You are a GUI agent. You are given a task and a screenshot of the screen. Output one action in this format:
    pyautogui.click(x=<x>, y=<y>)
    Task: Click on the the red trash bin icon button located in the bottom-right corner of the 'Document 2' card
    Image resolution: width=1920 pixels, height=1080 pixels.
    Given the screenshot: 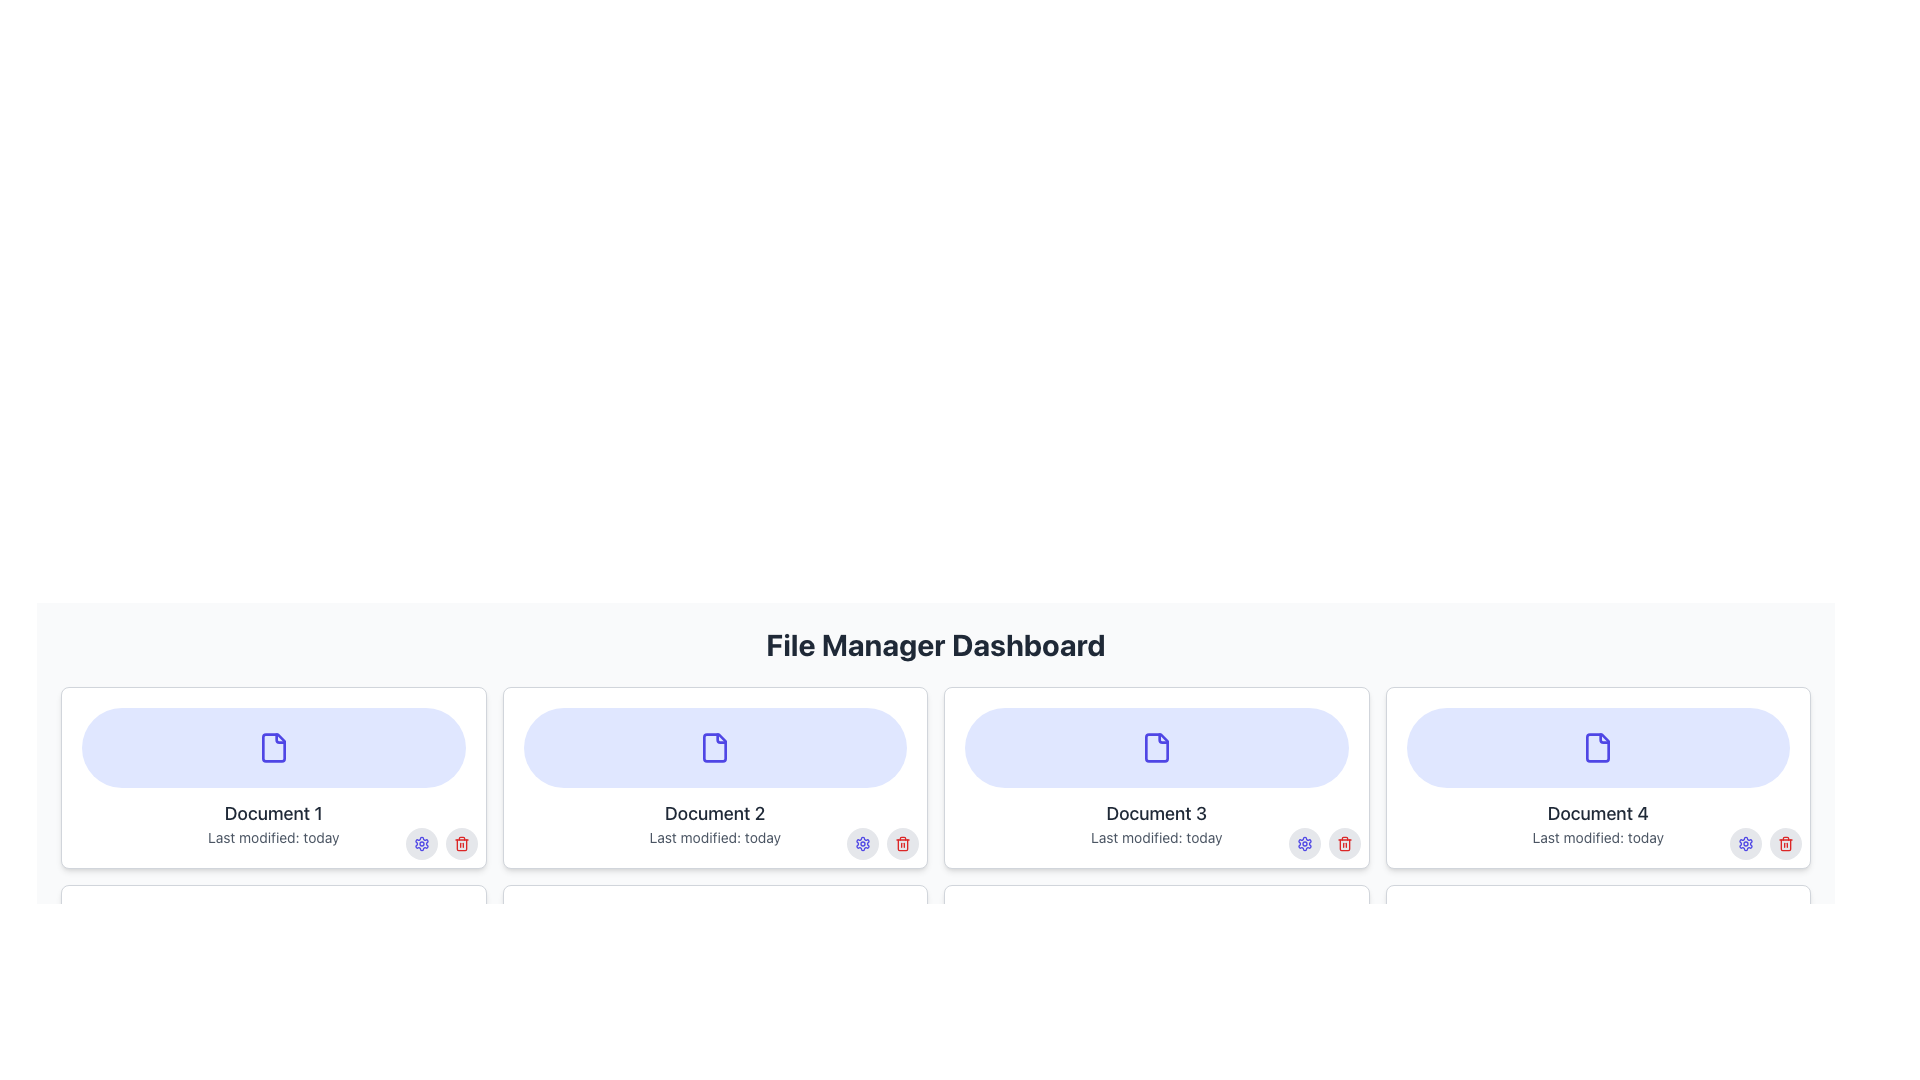 What is the action you would take?
    pyautogui.click(x=901, y=844)
    